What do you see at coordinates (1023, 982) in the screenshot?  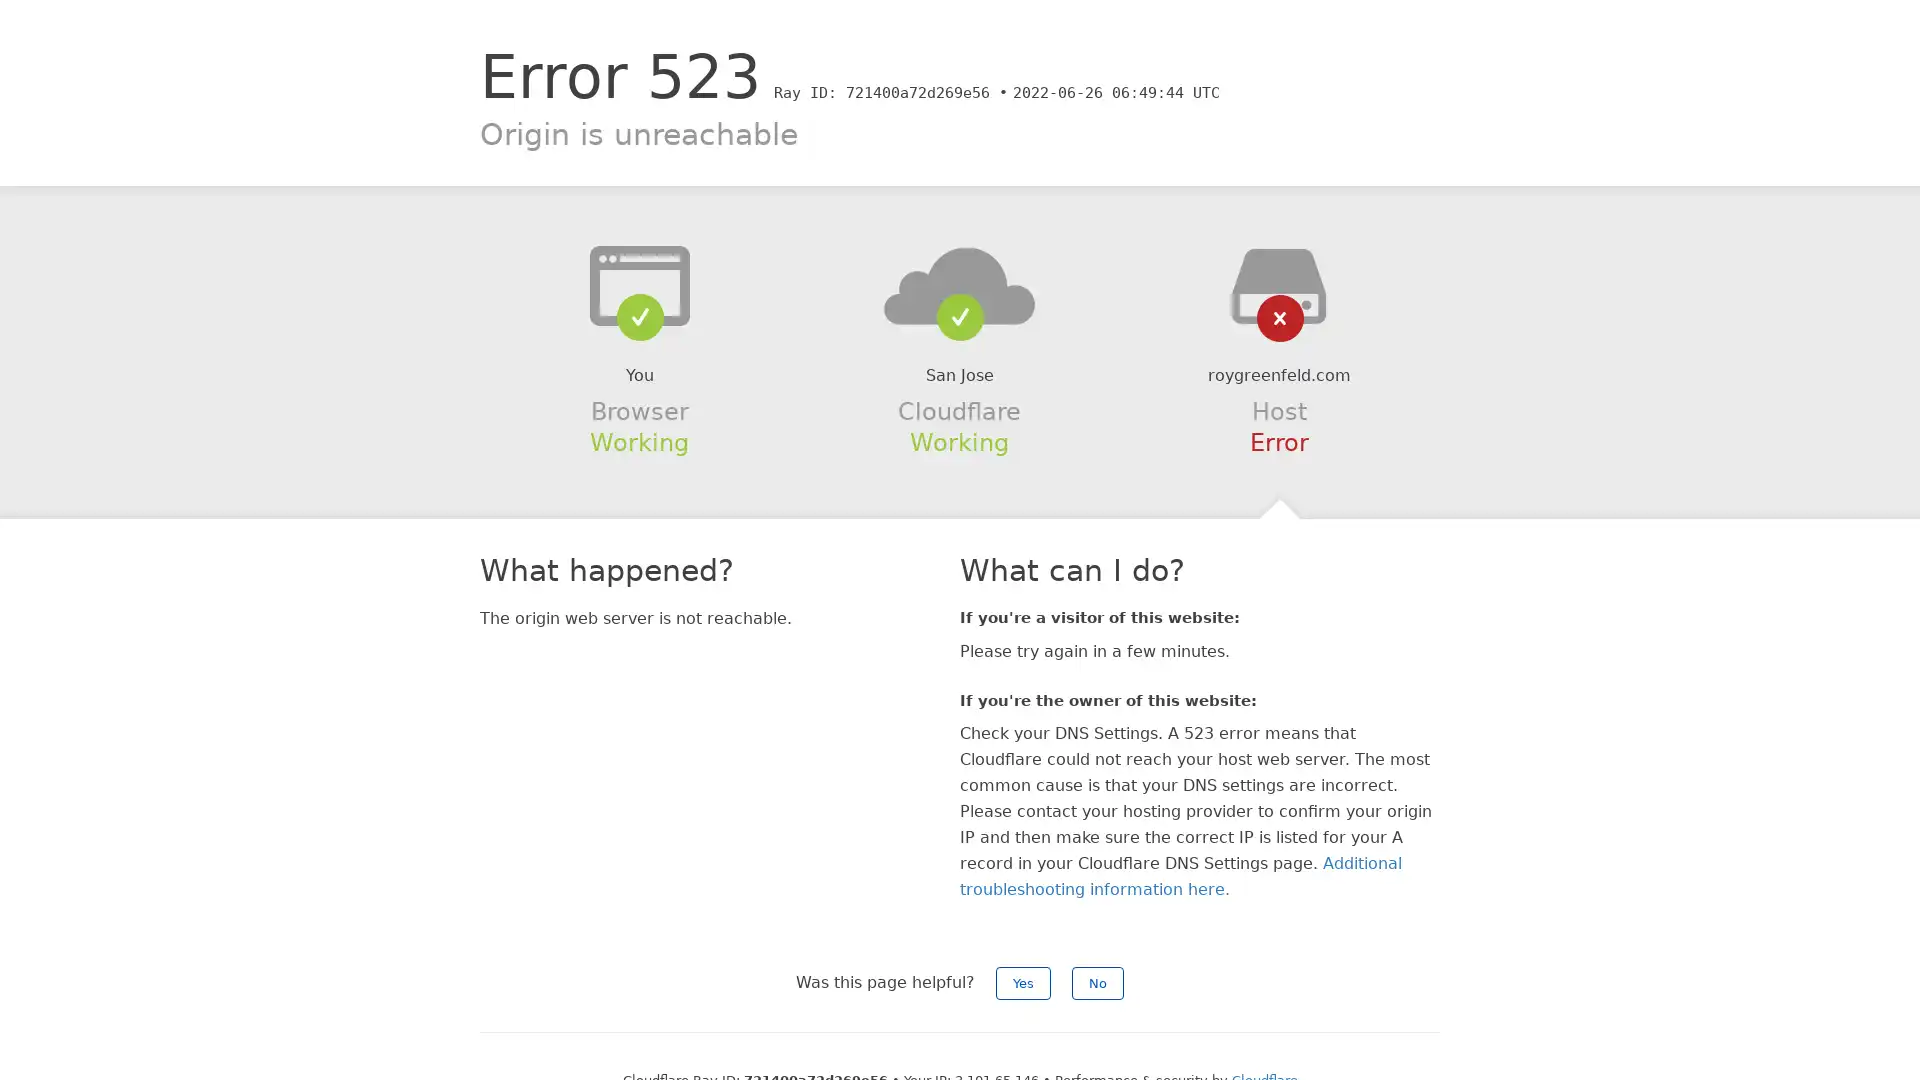 I see `Yes` at bounding box center [1023, 982].